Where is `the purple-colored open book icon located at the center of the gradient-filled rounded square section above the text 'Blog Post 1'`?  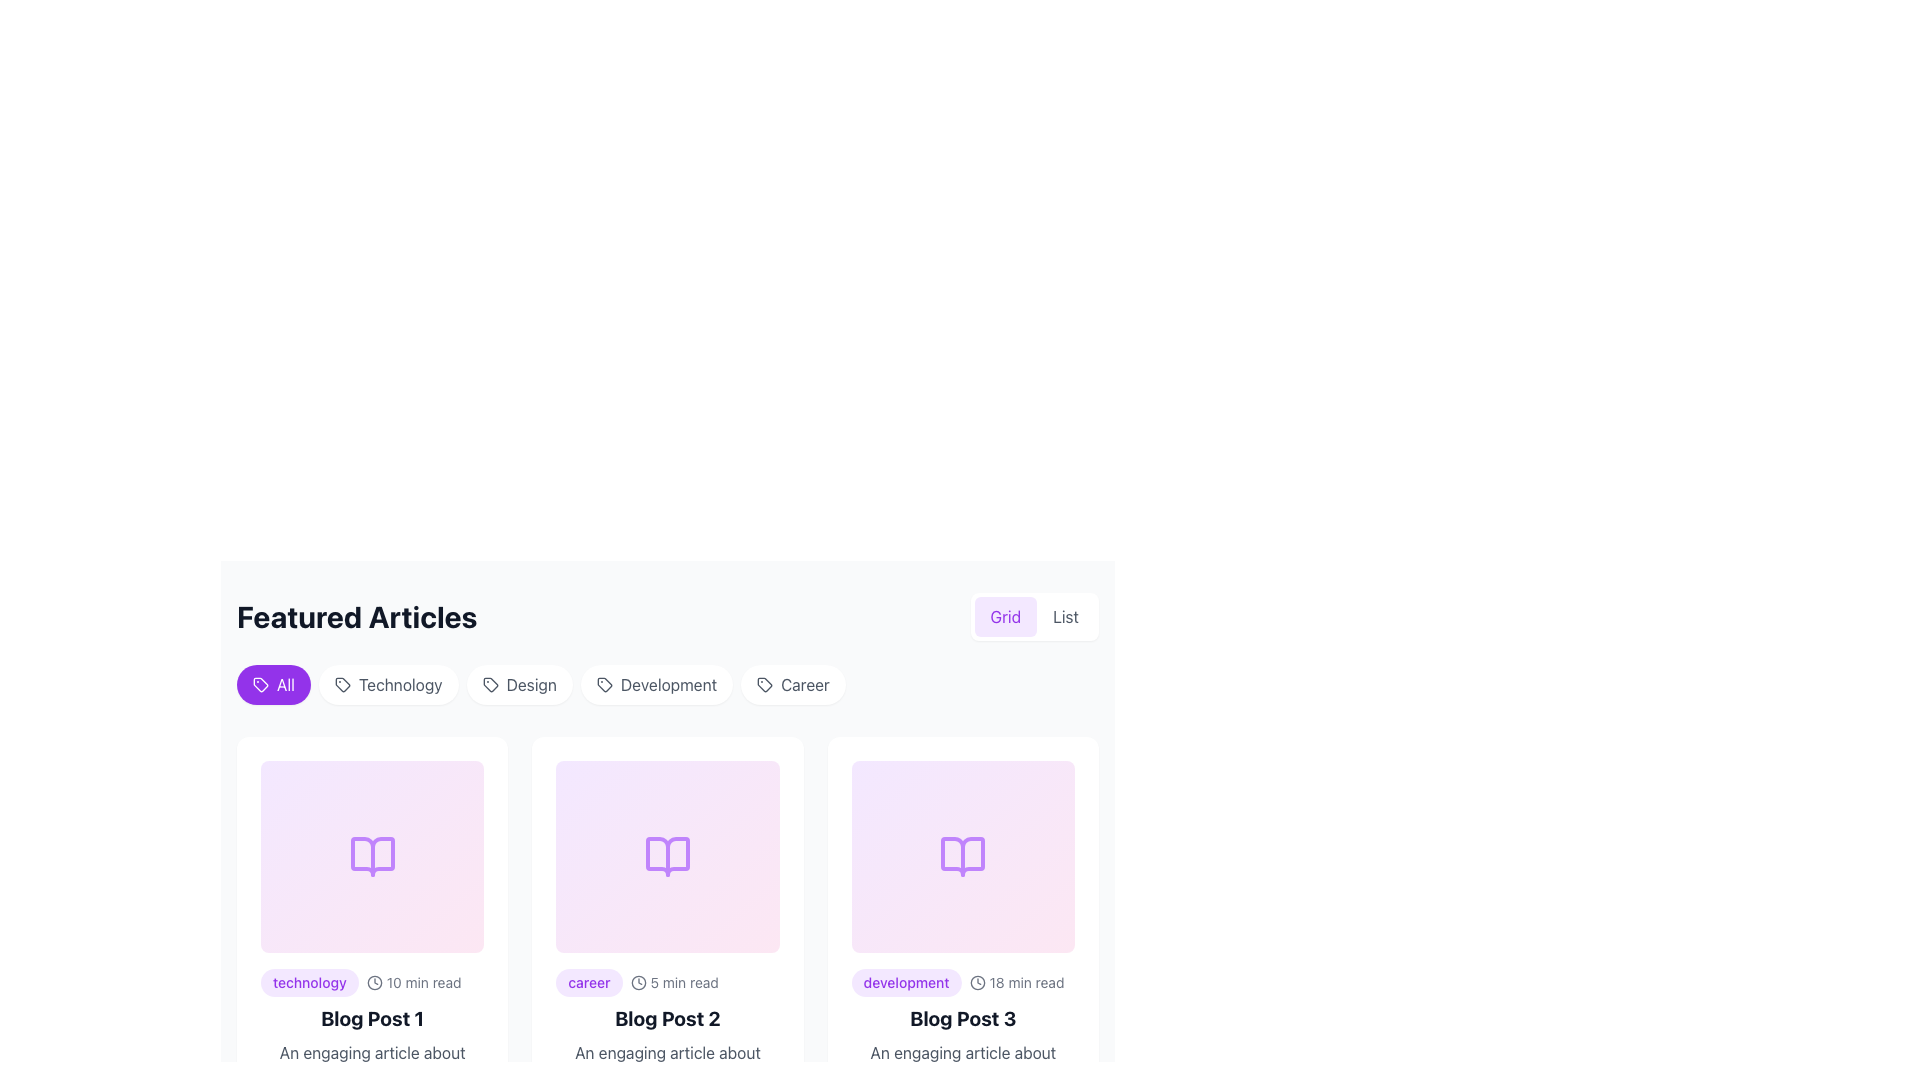
the purple-colored open book icon located at the center of the gradient-filled rounded square section above the text 'Blog Post 1' is located at coordinates (372, 855).